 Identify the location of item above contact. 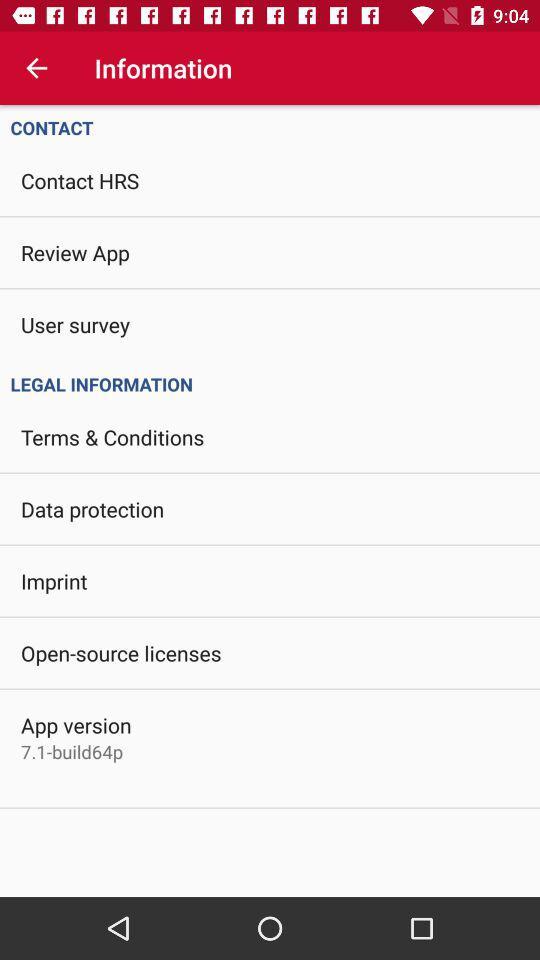
(36, 68).